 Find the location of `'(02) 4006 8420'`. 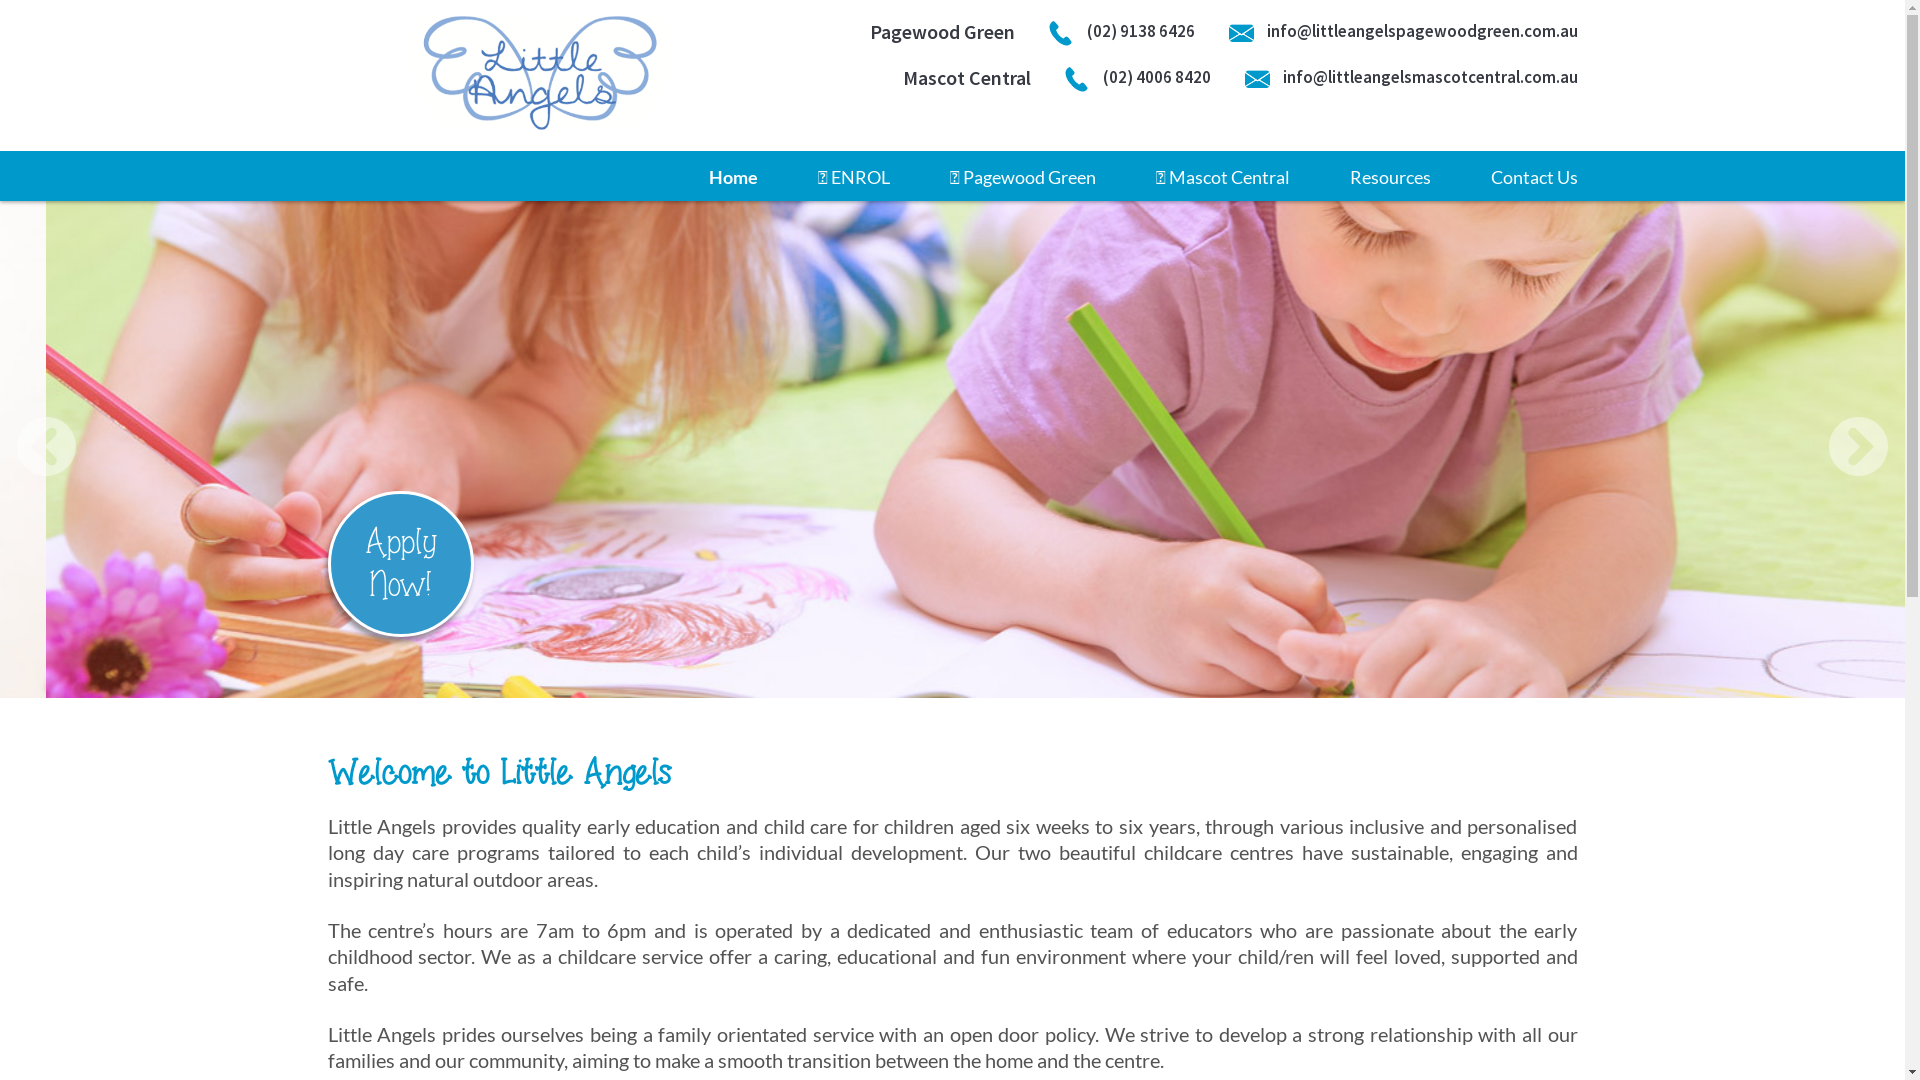

'(02) 4006 8420' is located at coordinates (1137, 76).